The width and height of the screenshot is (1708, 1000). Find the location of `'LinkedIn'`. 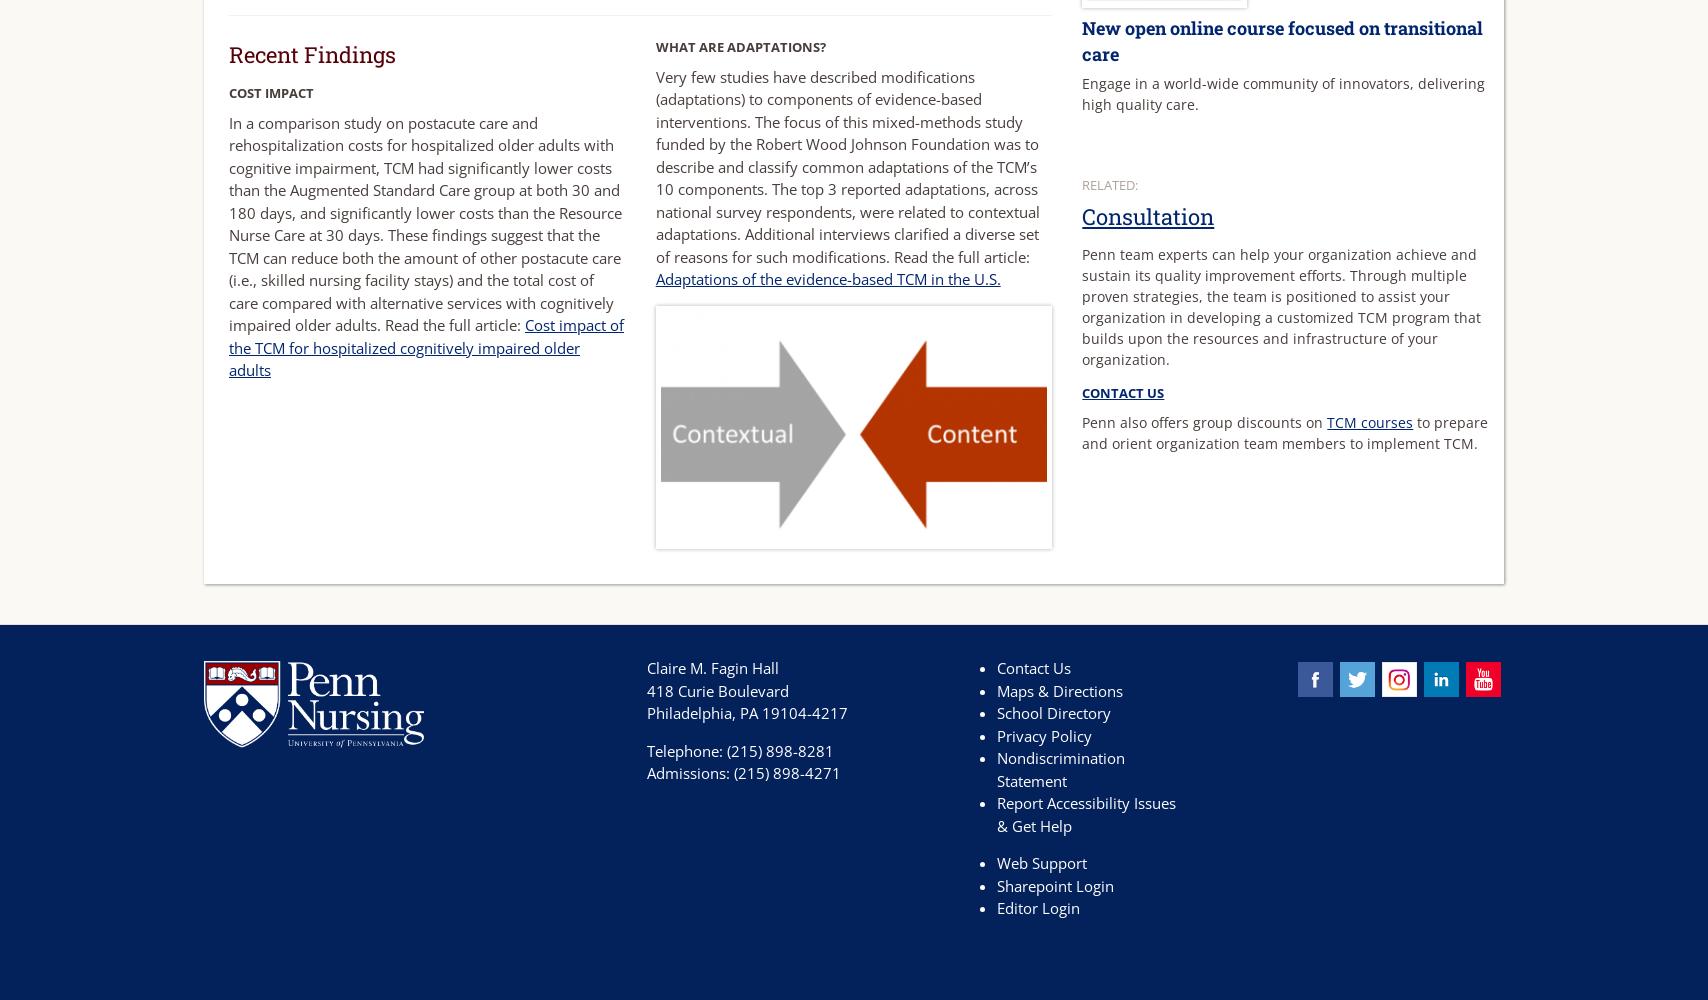

'LinkedIn' is located at coordinates (1487, 673).